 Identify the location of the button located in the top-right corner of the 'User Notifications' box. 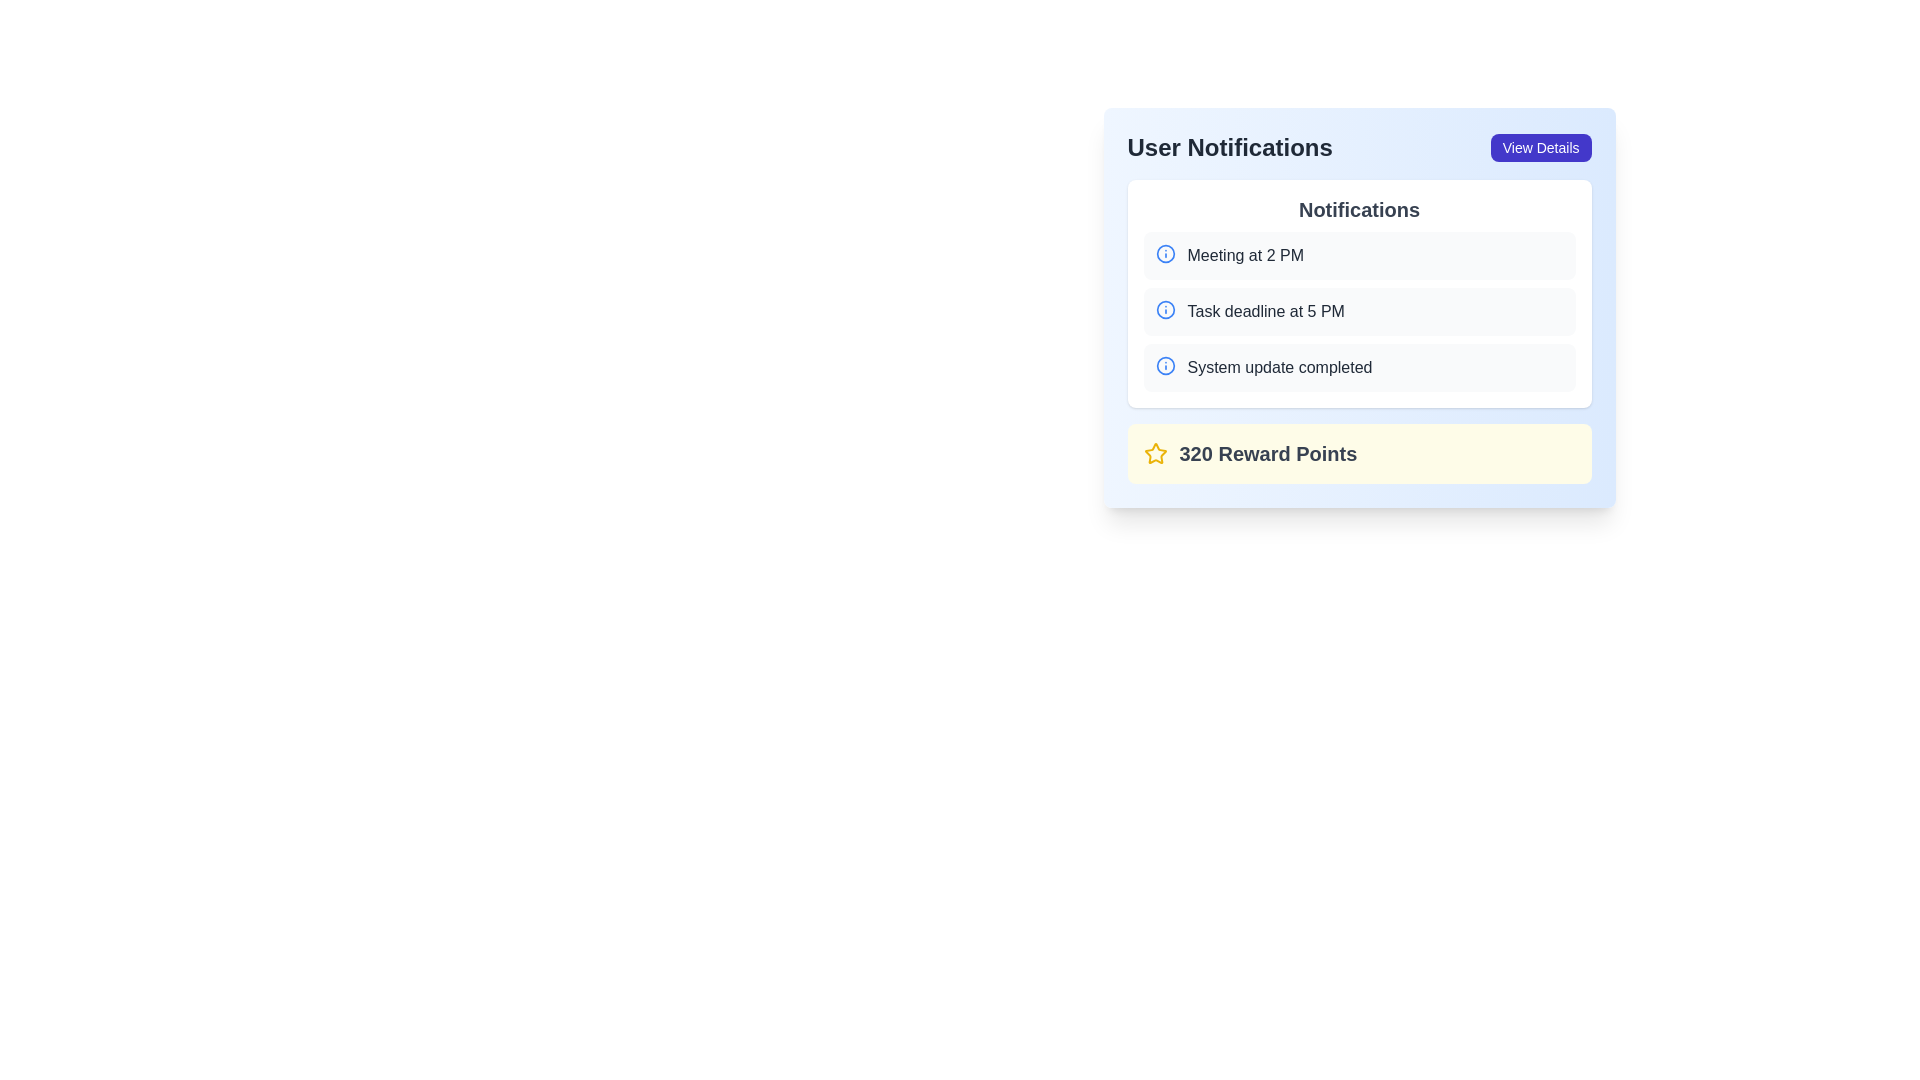
(1539, 146).